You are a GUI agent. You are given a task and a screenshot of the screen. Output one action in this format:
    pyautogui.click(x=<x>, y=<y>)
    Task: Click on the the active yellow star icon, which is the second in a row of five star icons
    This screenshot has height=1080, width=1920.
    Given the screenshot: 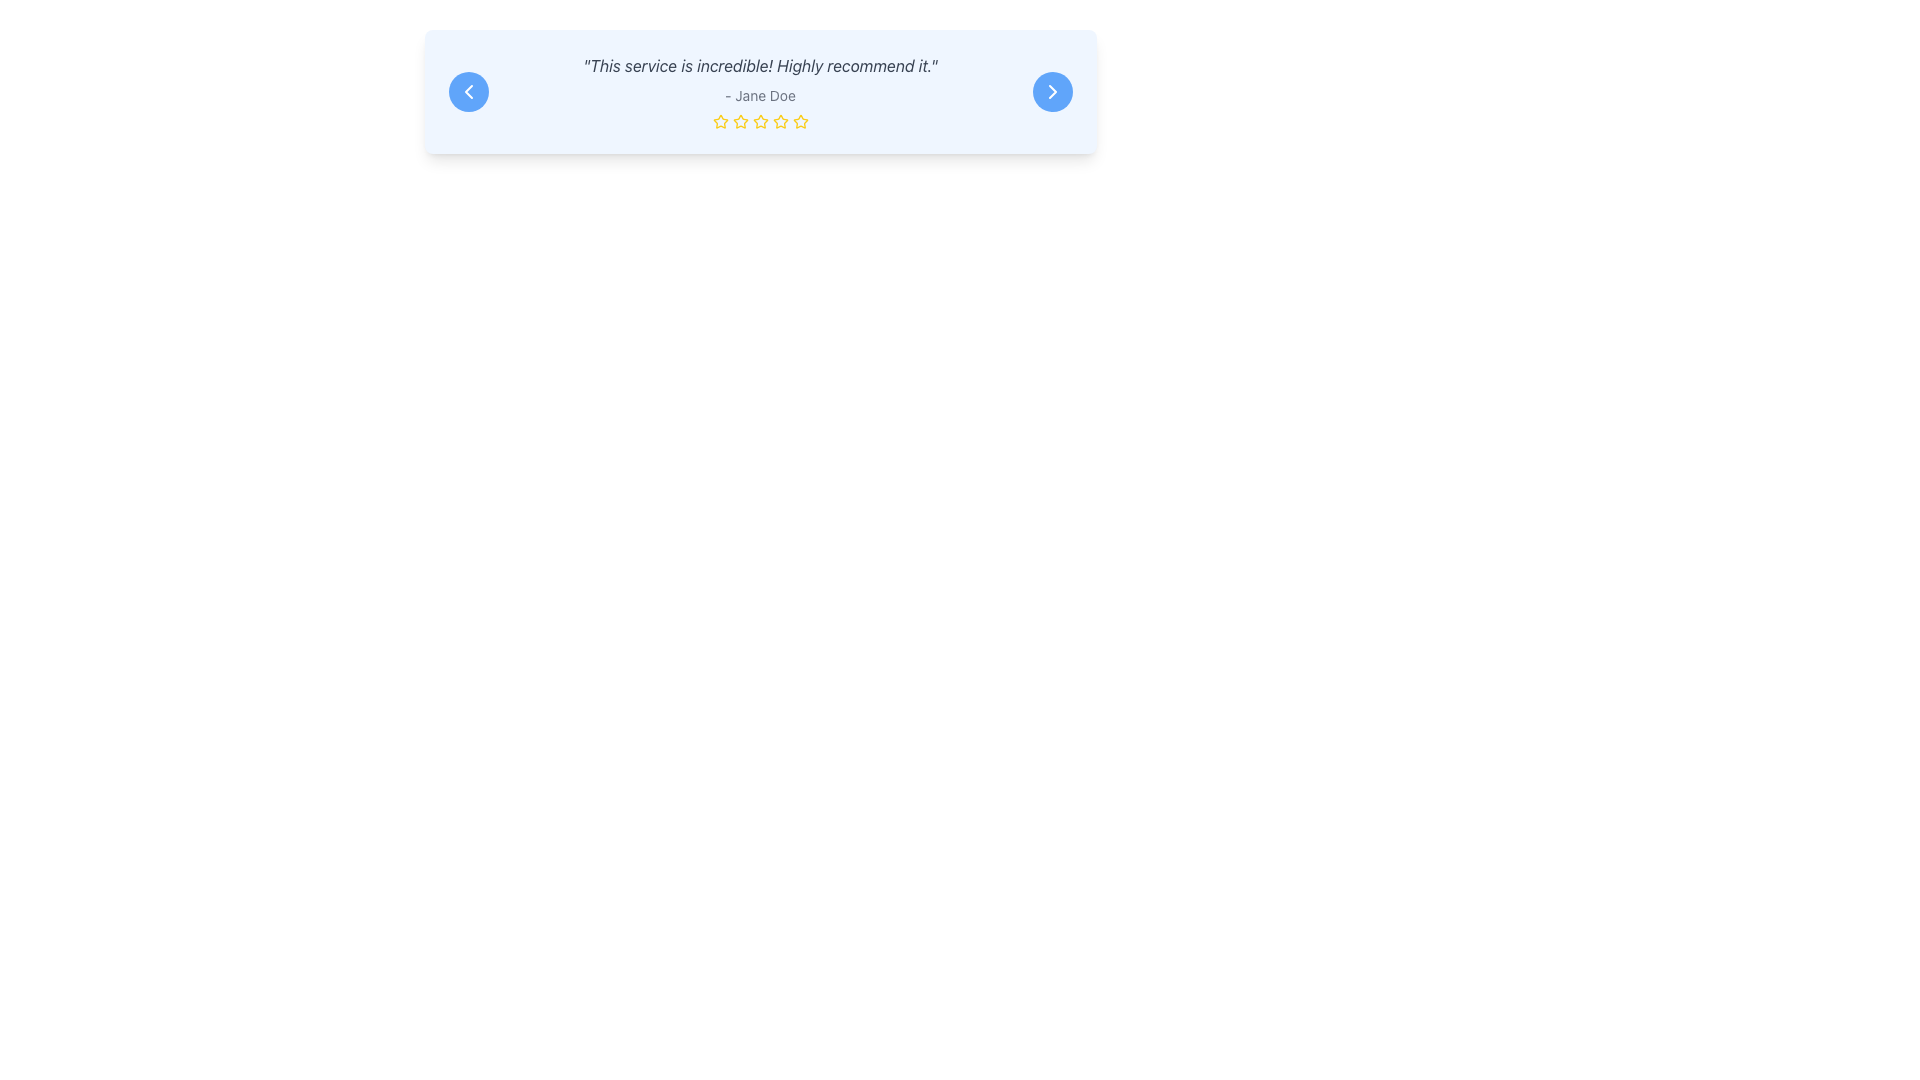 What is the action you would take?
    pyautogui.click(x=758, y=120)
    